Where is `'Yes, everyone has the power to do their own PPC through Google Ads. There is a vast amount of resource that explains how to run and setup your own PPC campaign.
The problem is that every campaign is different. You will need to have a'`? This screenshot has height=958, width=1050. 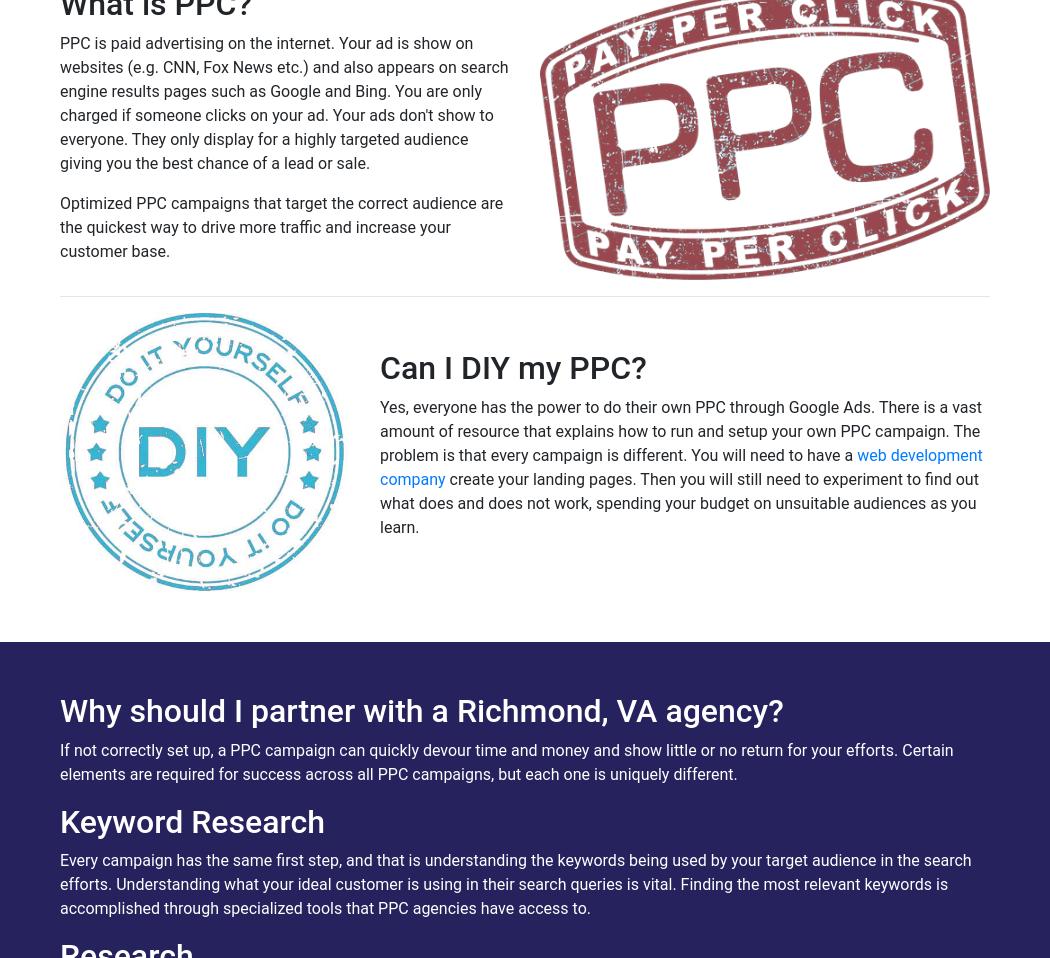
'Yes, everyone has the power to do their own PPC through Google Ads. There is a vast amount of resource that explains how to run and setup your own PPC campaign.
The problem is that every campaign is different. You will need to have a' is located at coordinates (681, 430).